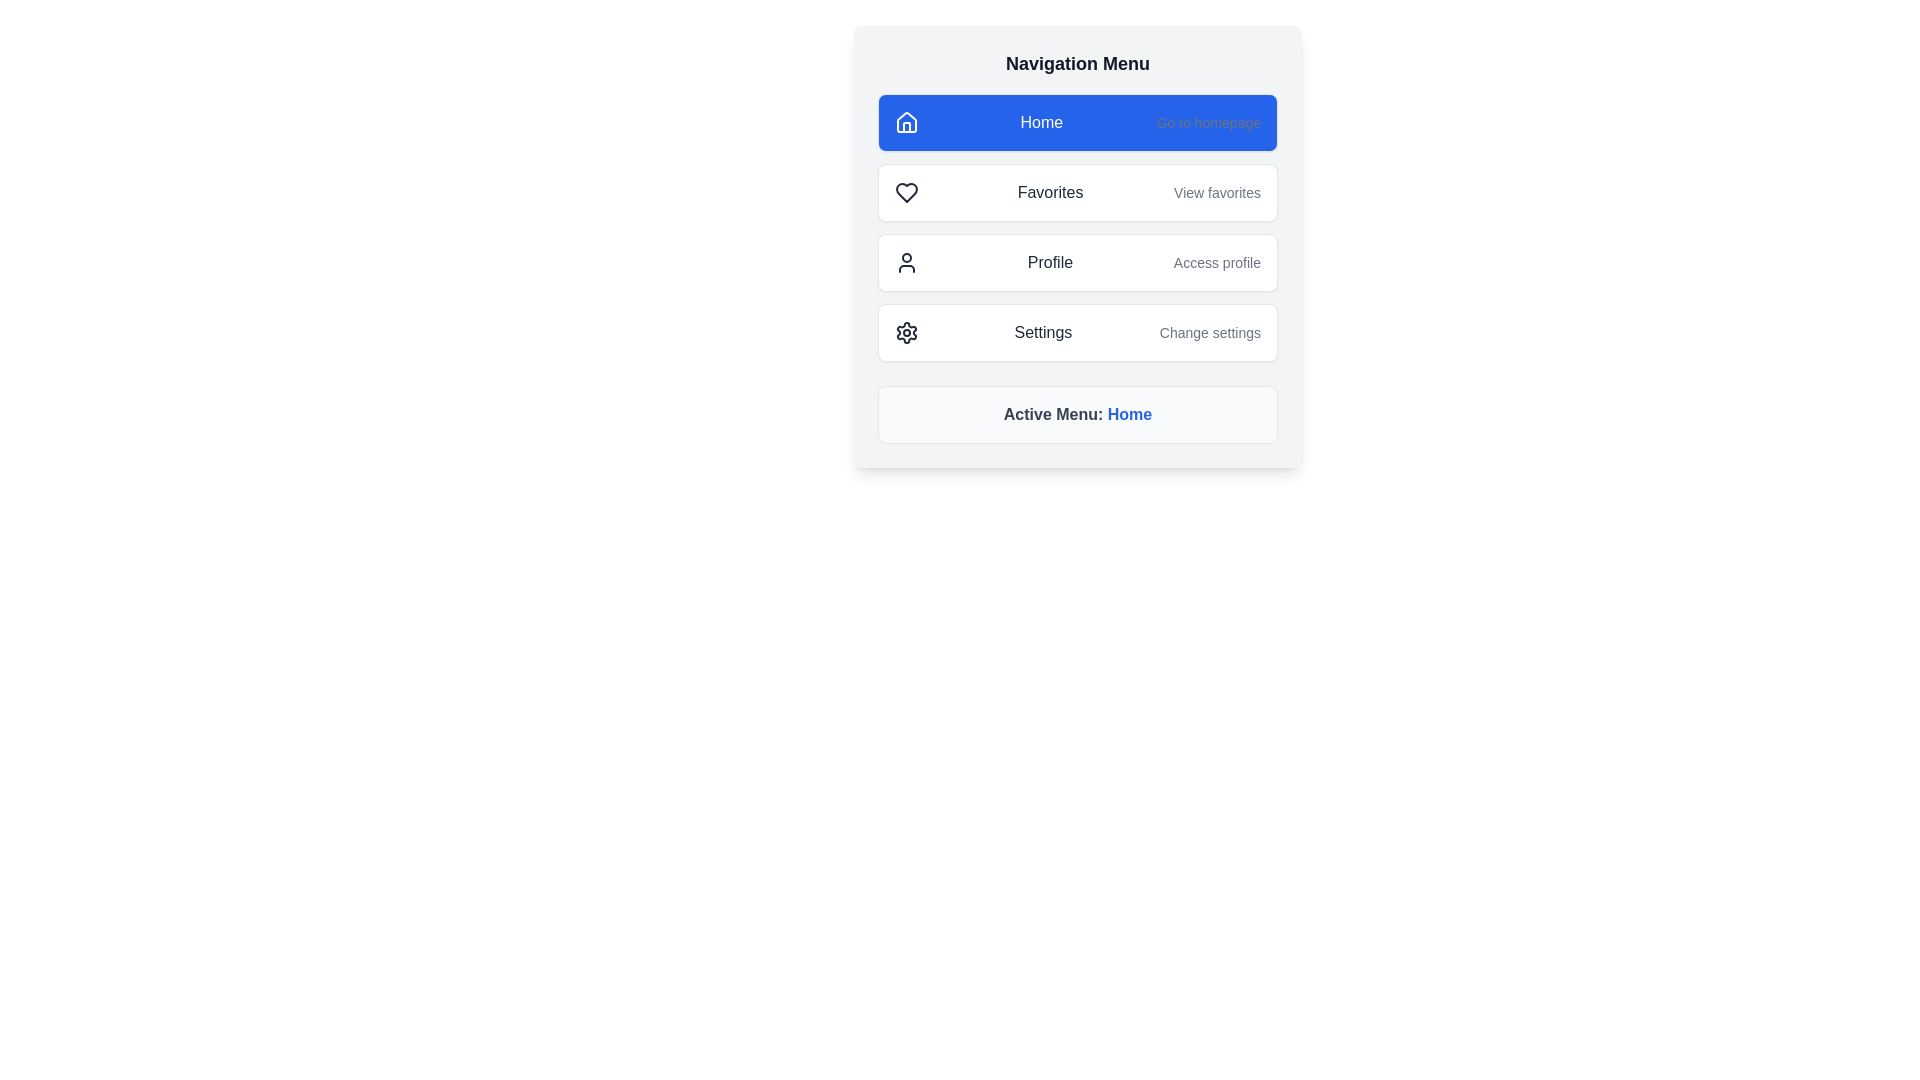 Image resolution: width=1920 pixels, height=1080 pixels. I want to click on the 'Settings' navigation icon located in the third row of the navigation menu, so click(906, 331).